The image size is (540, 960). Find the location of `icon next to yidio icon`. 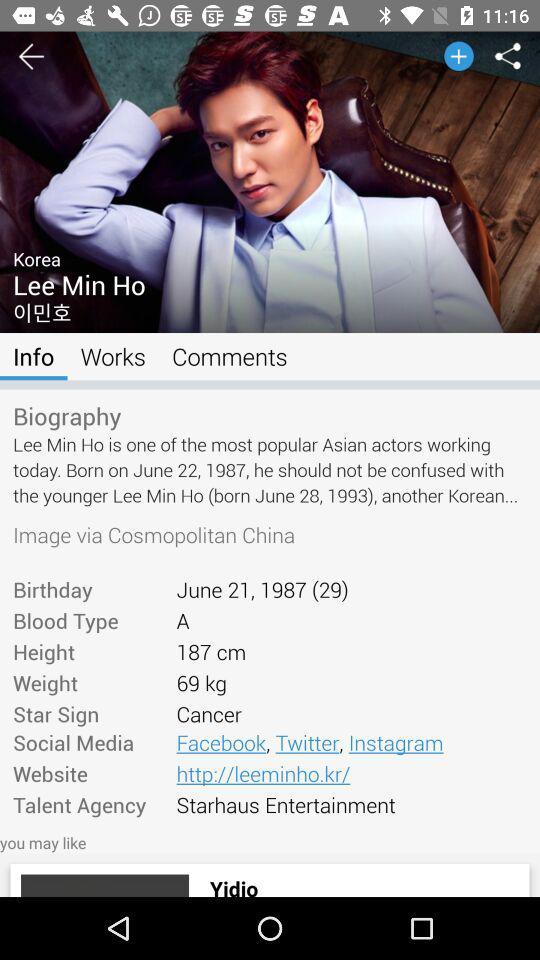

icon next to yidio icon is located at coordinates (104, 884).